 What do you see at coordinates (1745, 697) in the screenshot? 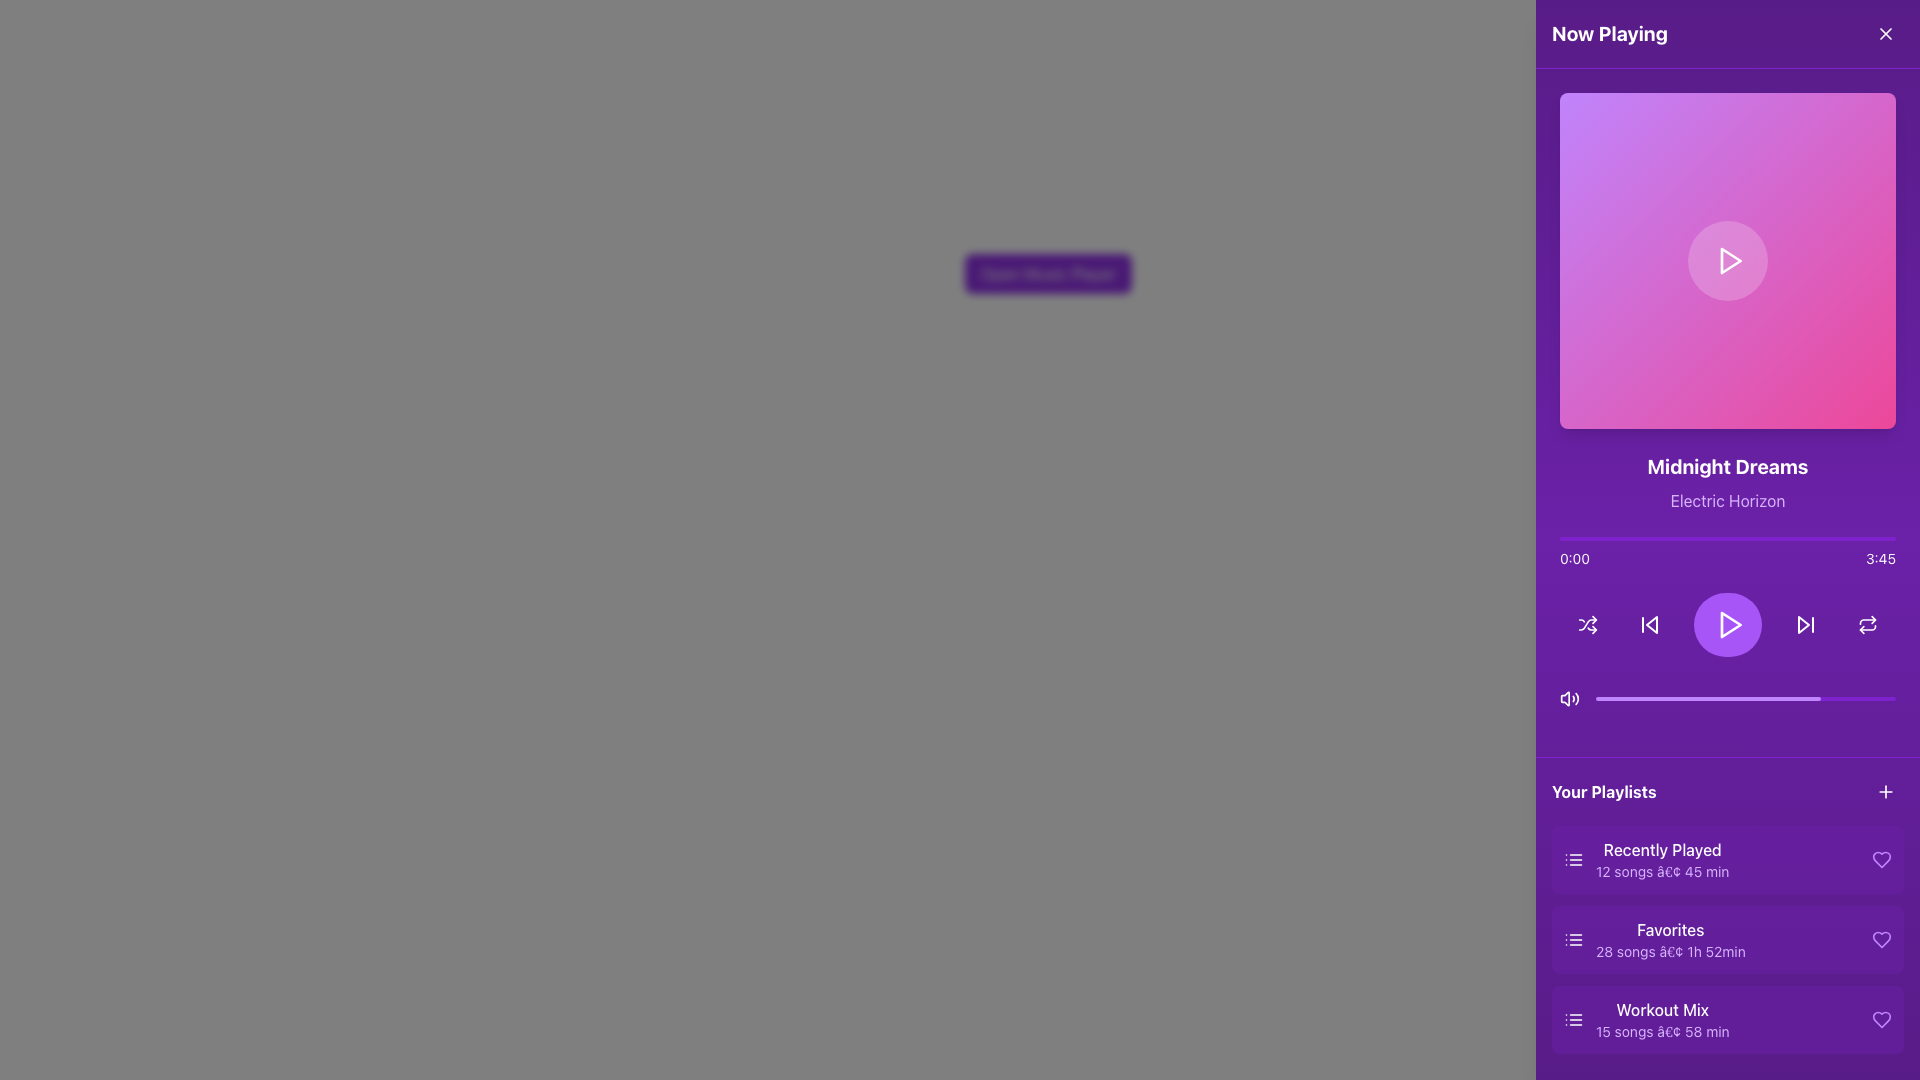
I see `the progress bar located in the 'Now Playing' interface, which is positioned beneath the playback buttons and above the playlist section` at bounding box center [1745, 697].